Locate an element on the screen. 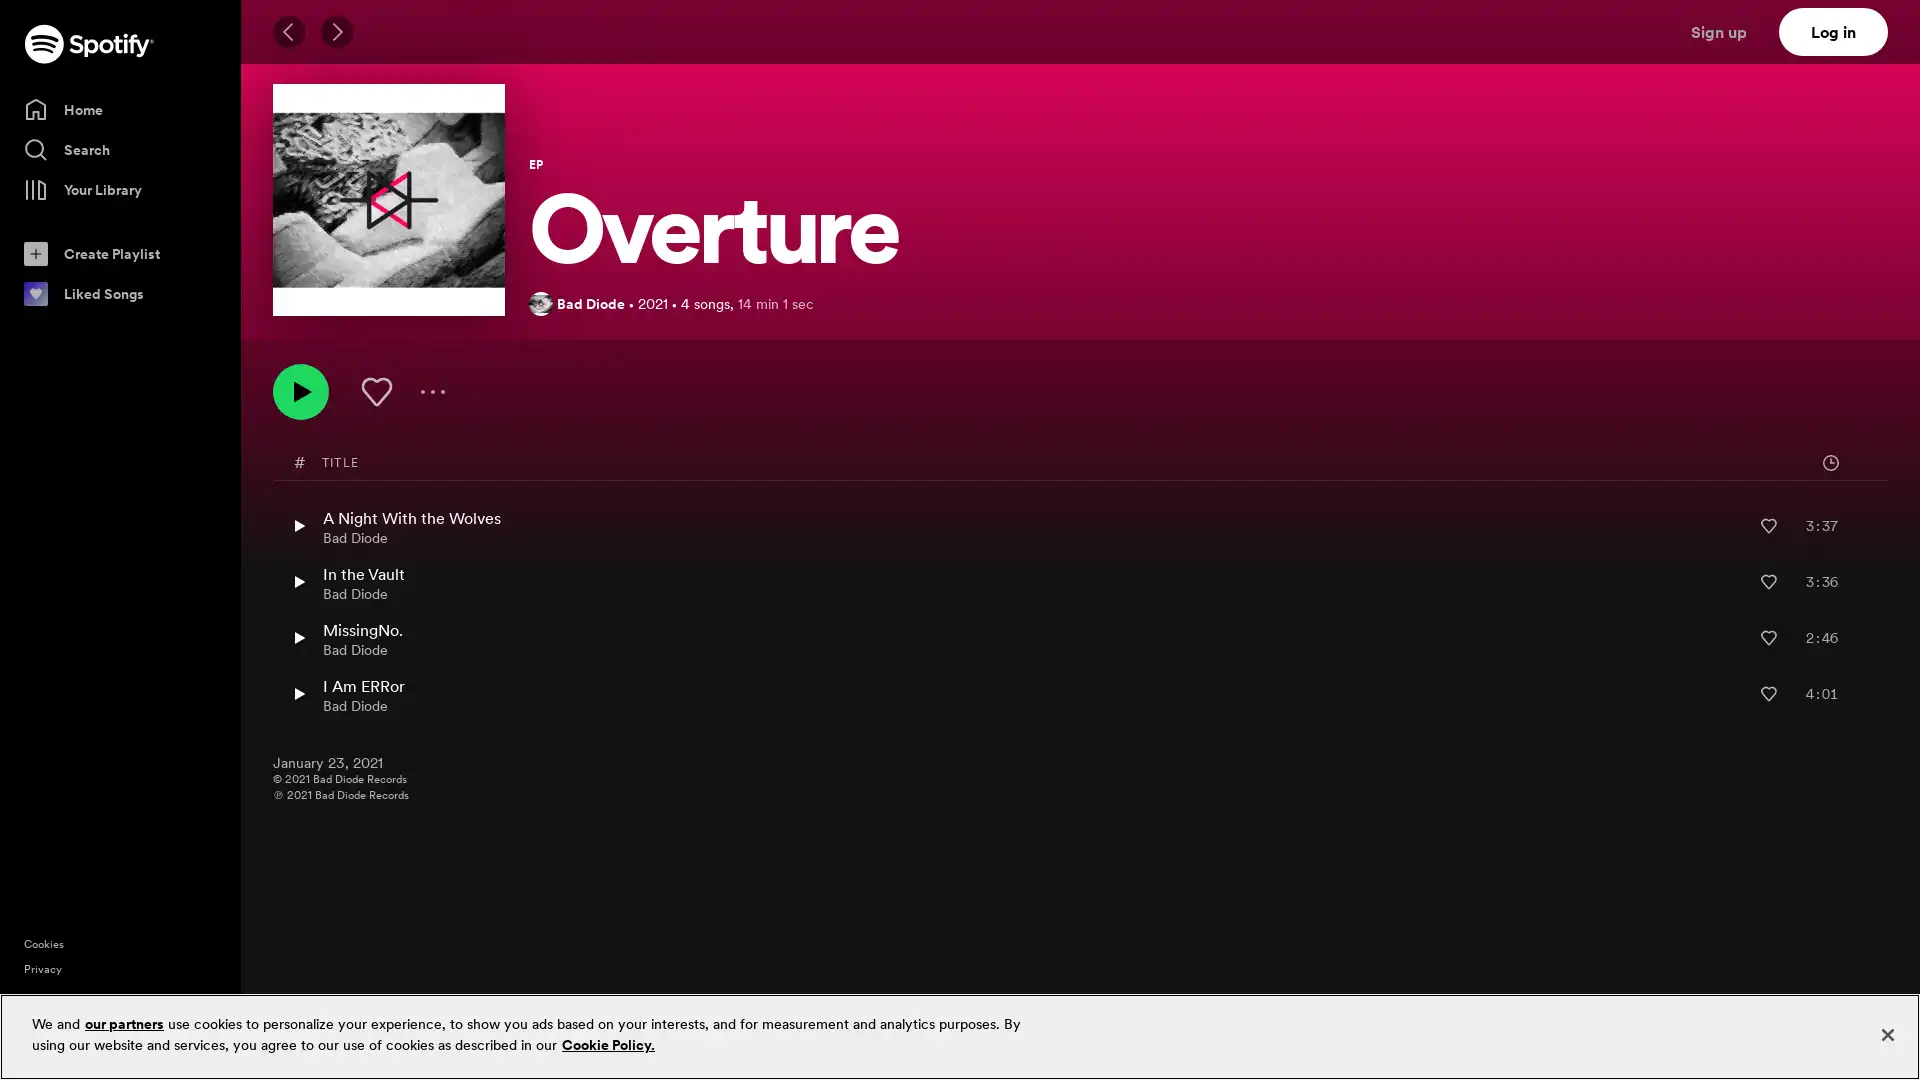  Play MissingNo. by Bad Diode is located at coordinates (297, 637).